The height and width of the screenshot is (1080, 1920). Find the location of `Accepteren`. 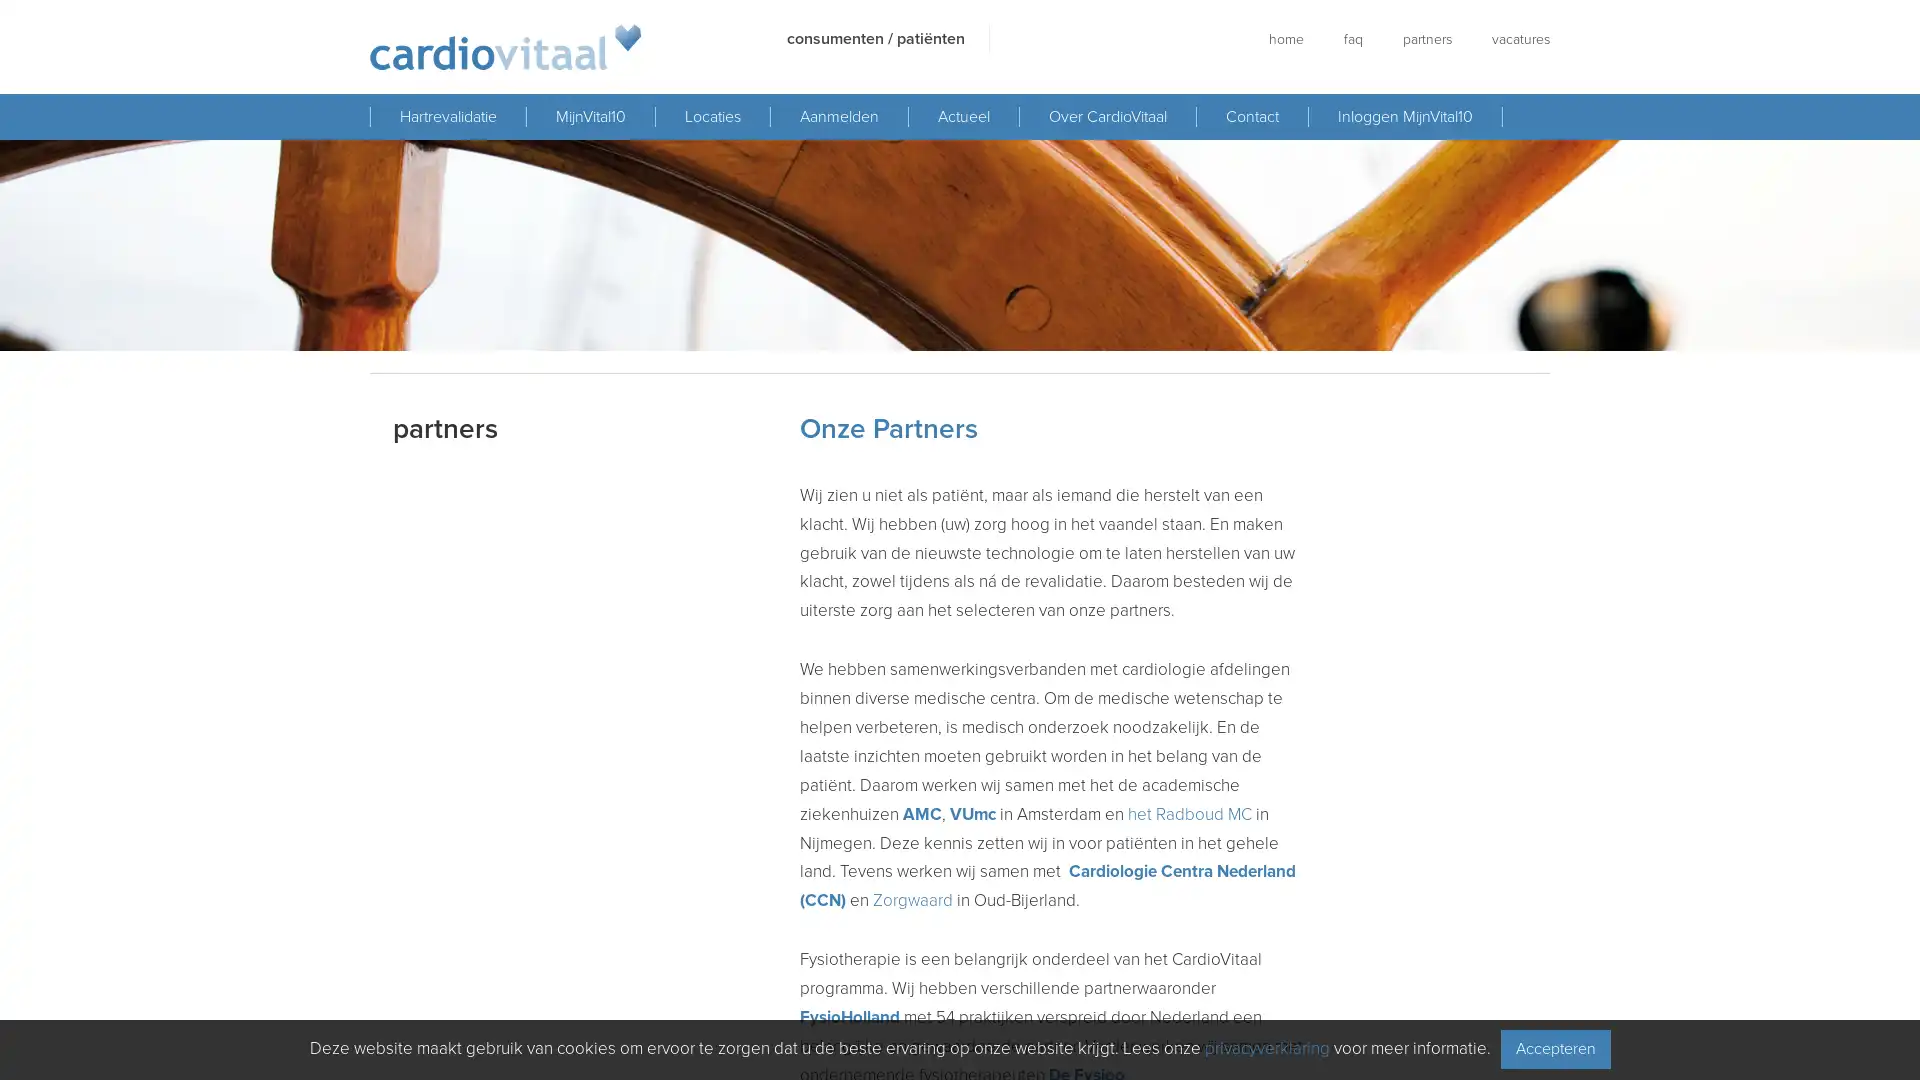

Accepteren is located at coordinates (1554, 1048).